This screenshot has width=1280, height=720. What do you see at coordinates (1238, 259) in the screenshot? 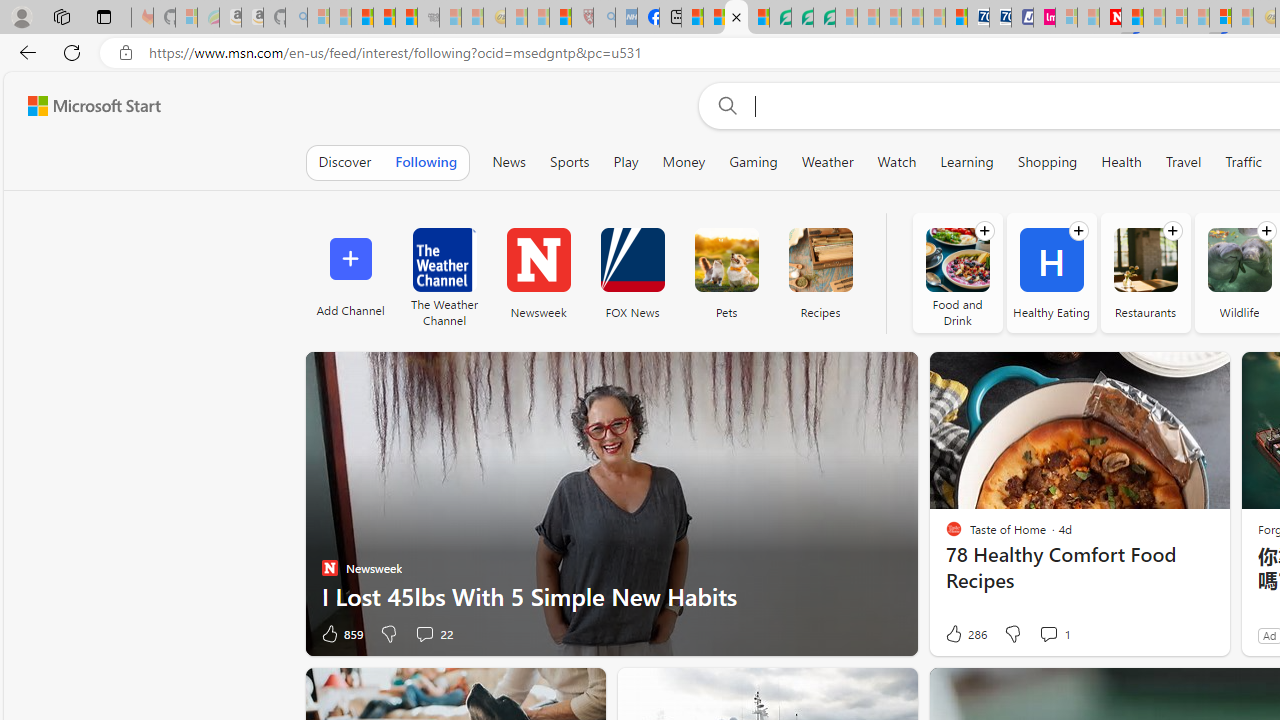
I see `'Wildlife'` at bounding box center [1238, 259].